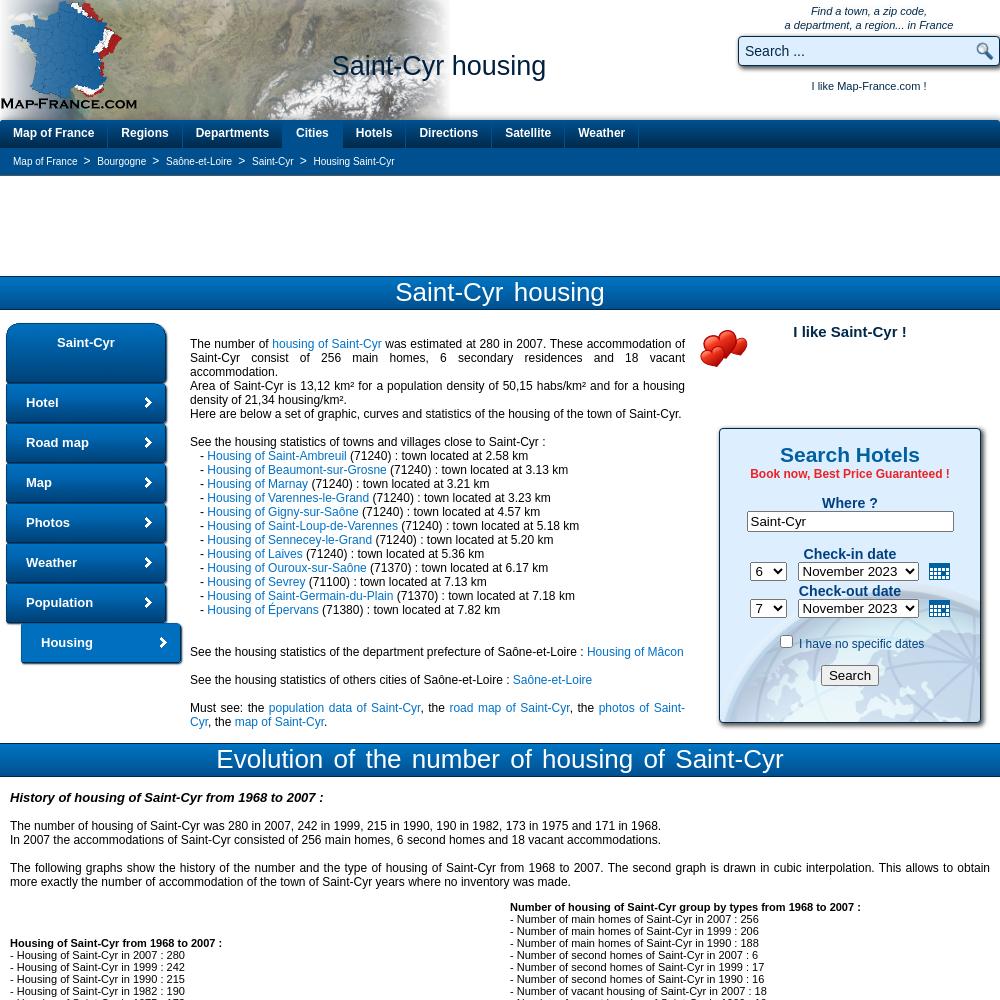 The image size is (1000, 1000). I want to click on 'Book now, Best Price Guaranteed !', so click(848, 473).